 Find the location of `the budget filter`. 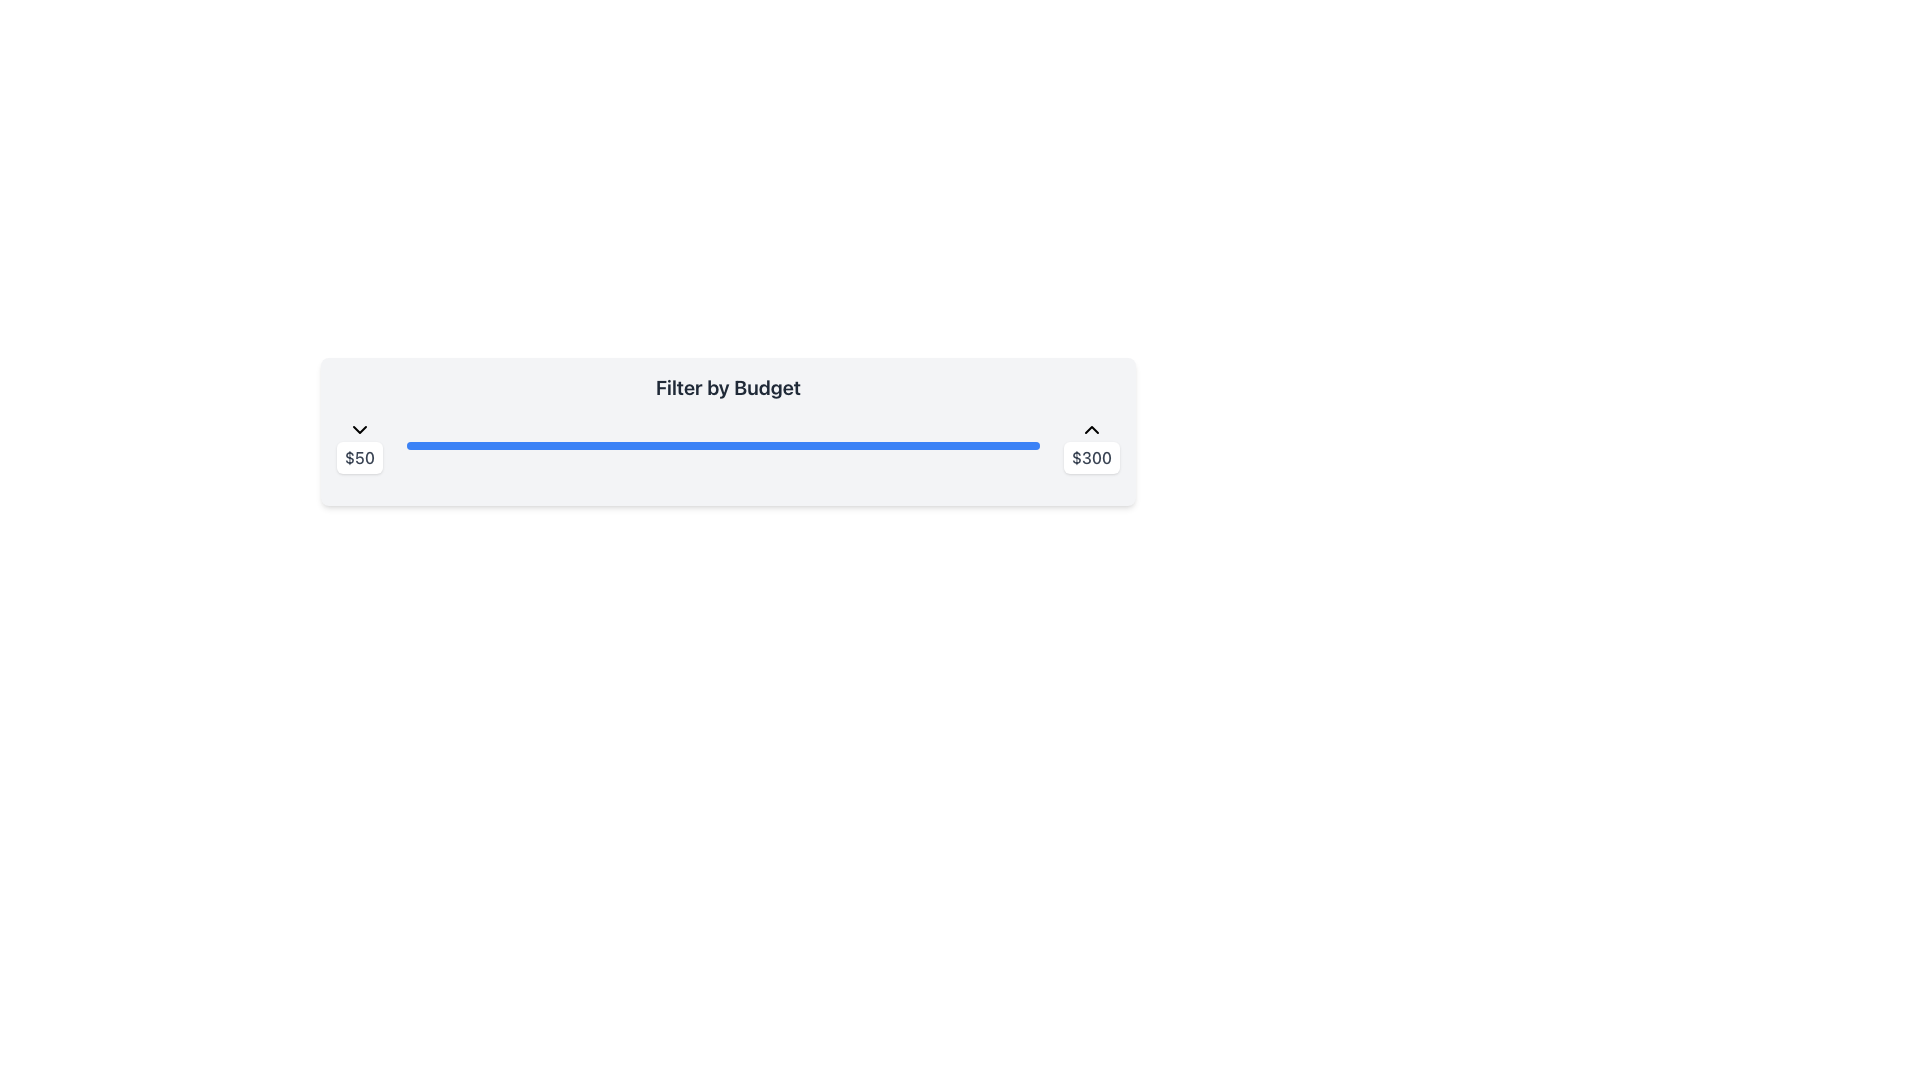

the budget filter is located at coordinates (438, 445).